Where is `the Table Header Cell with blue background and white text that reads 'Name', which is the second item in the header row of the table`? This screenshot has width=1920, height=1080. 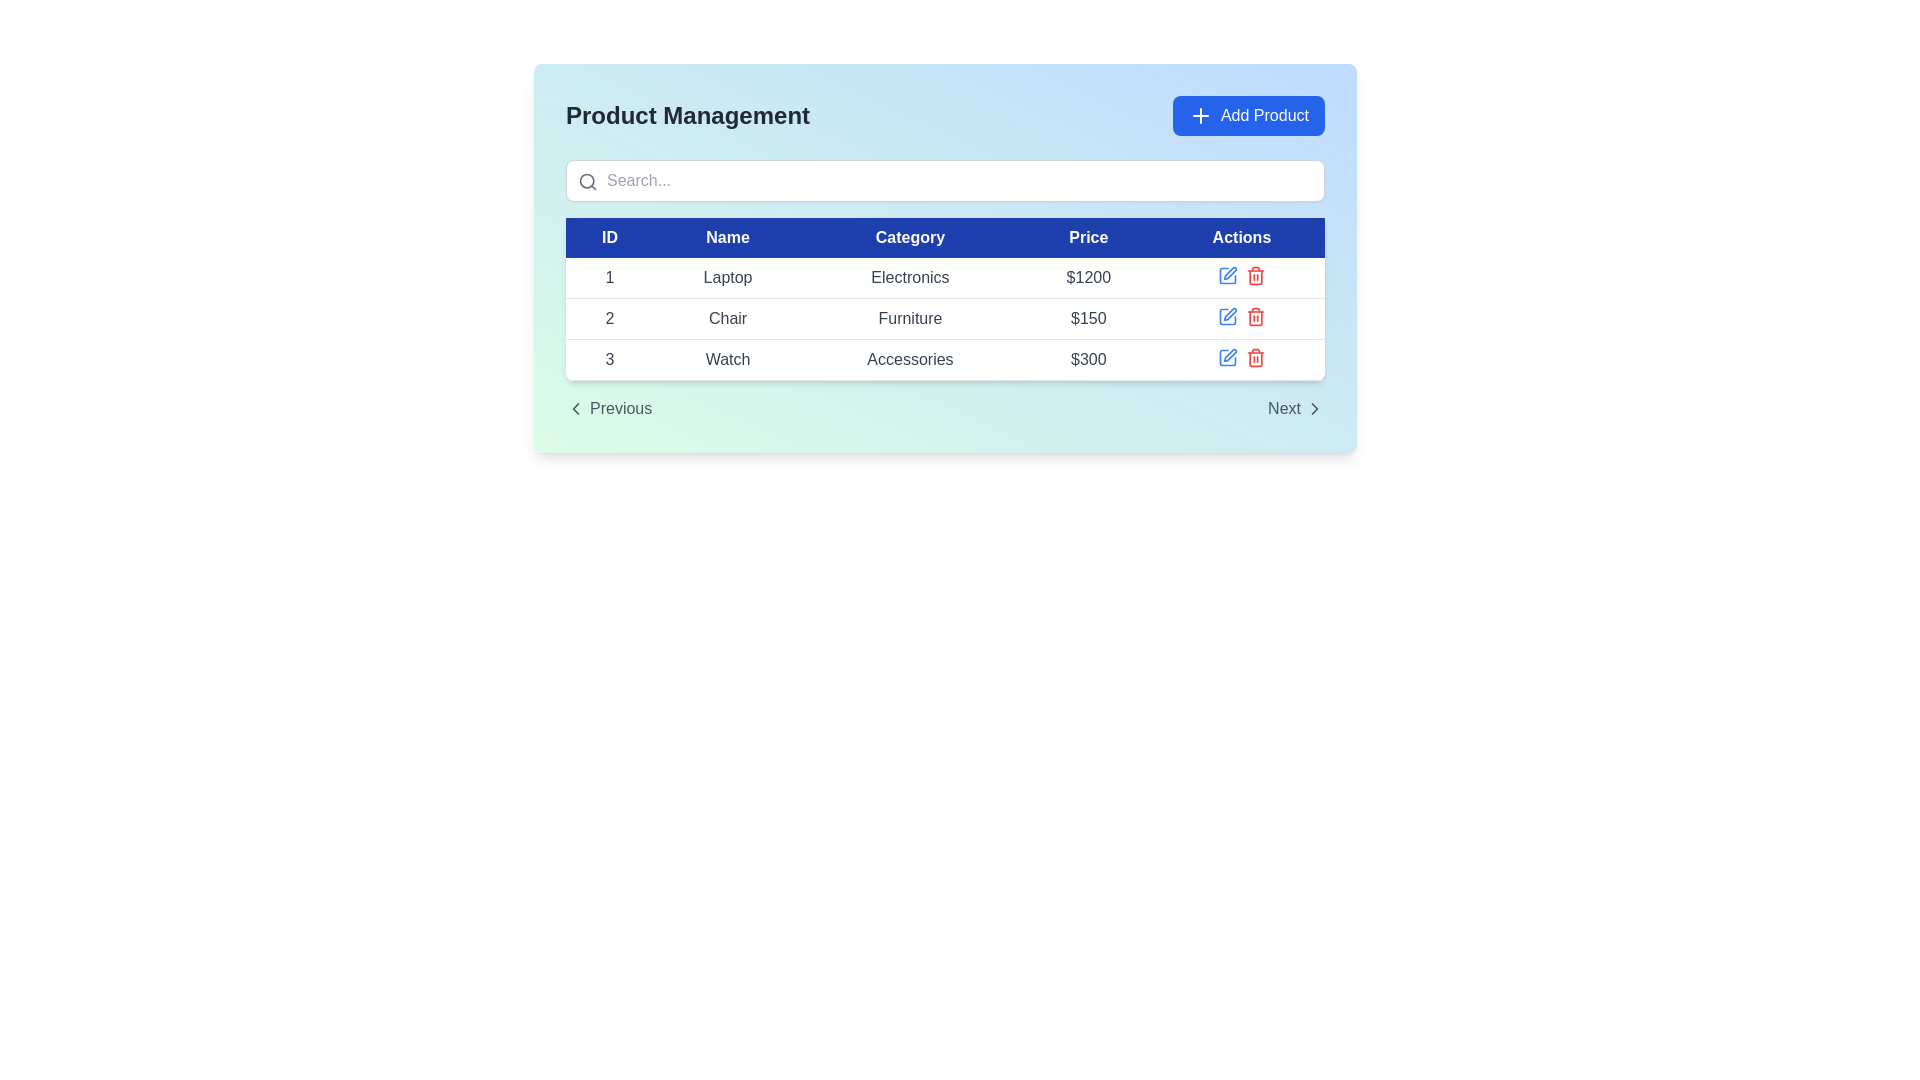
the Table Header Cell with blue background and white text that reads 'Name', which is the second item in the header row of the table is located at coordinates (727, 237).